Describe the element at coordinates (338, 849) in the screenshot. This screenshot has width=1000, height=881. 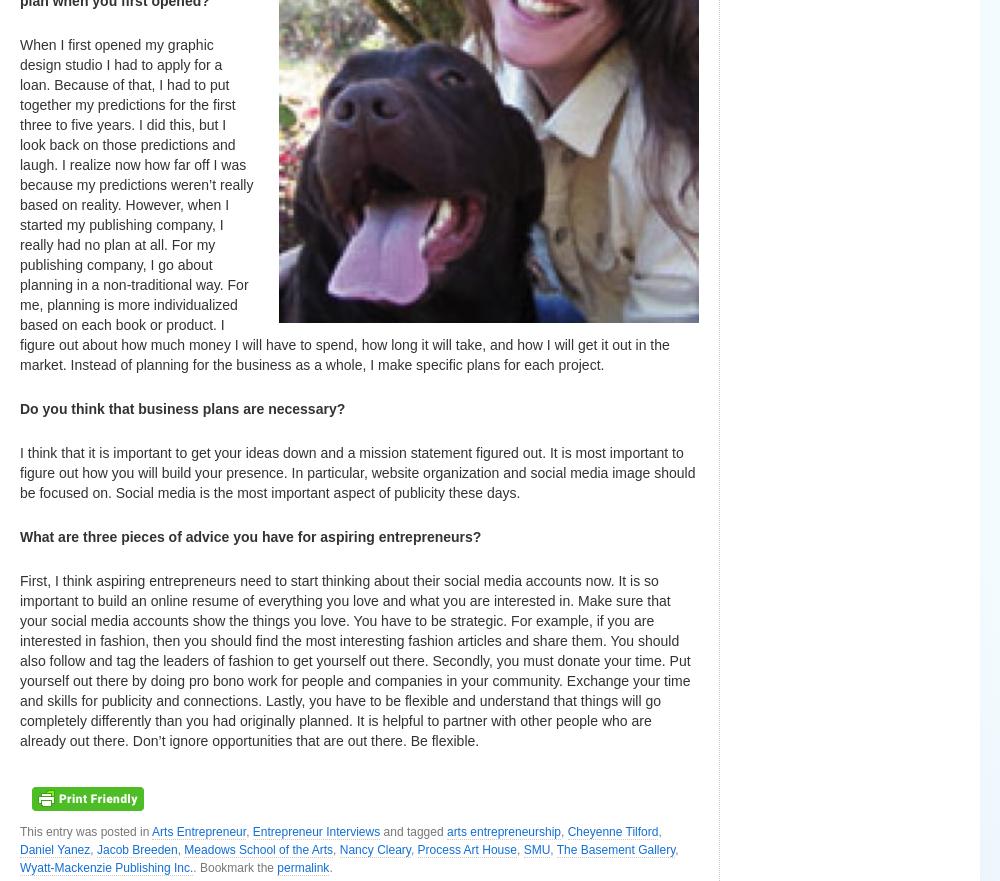
I see `'Nancy Cleary'` at that location.